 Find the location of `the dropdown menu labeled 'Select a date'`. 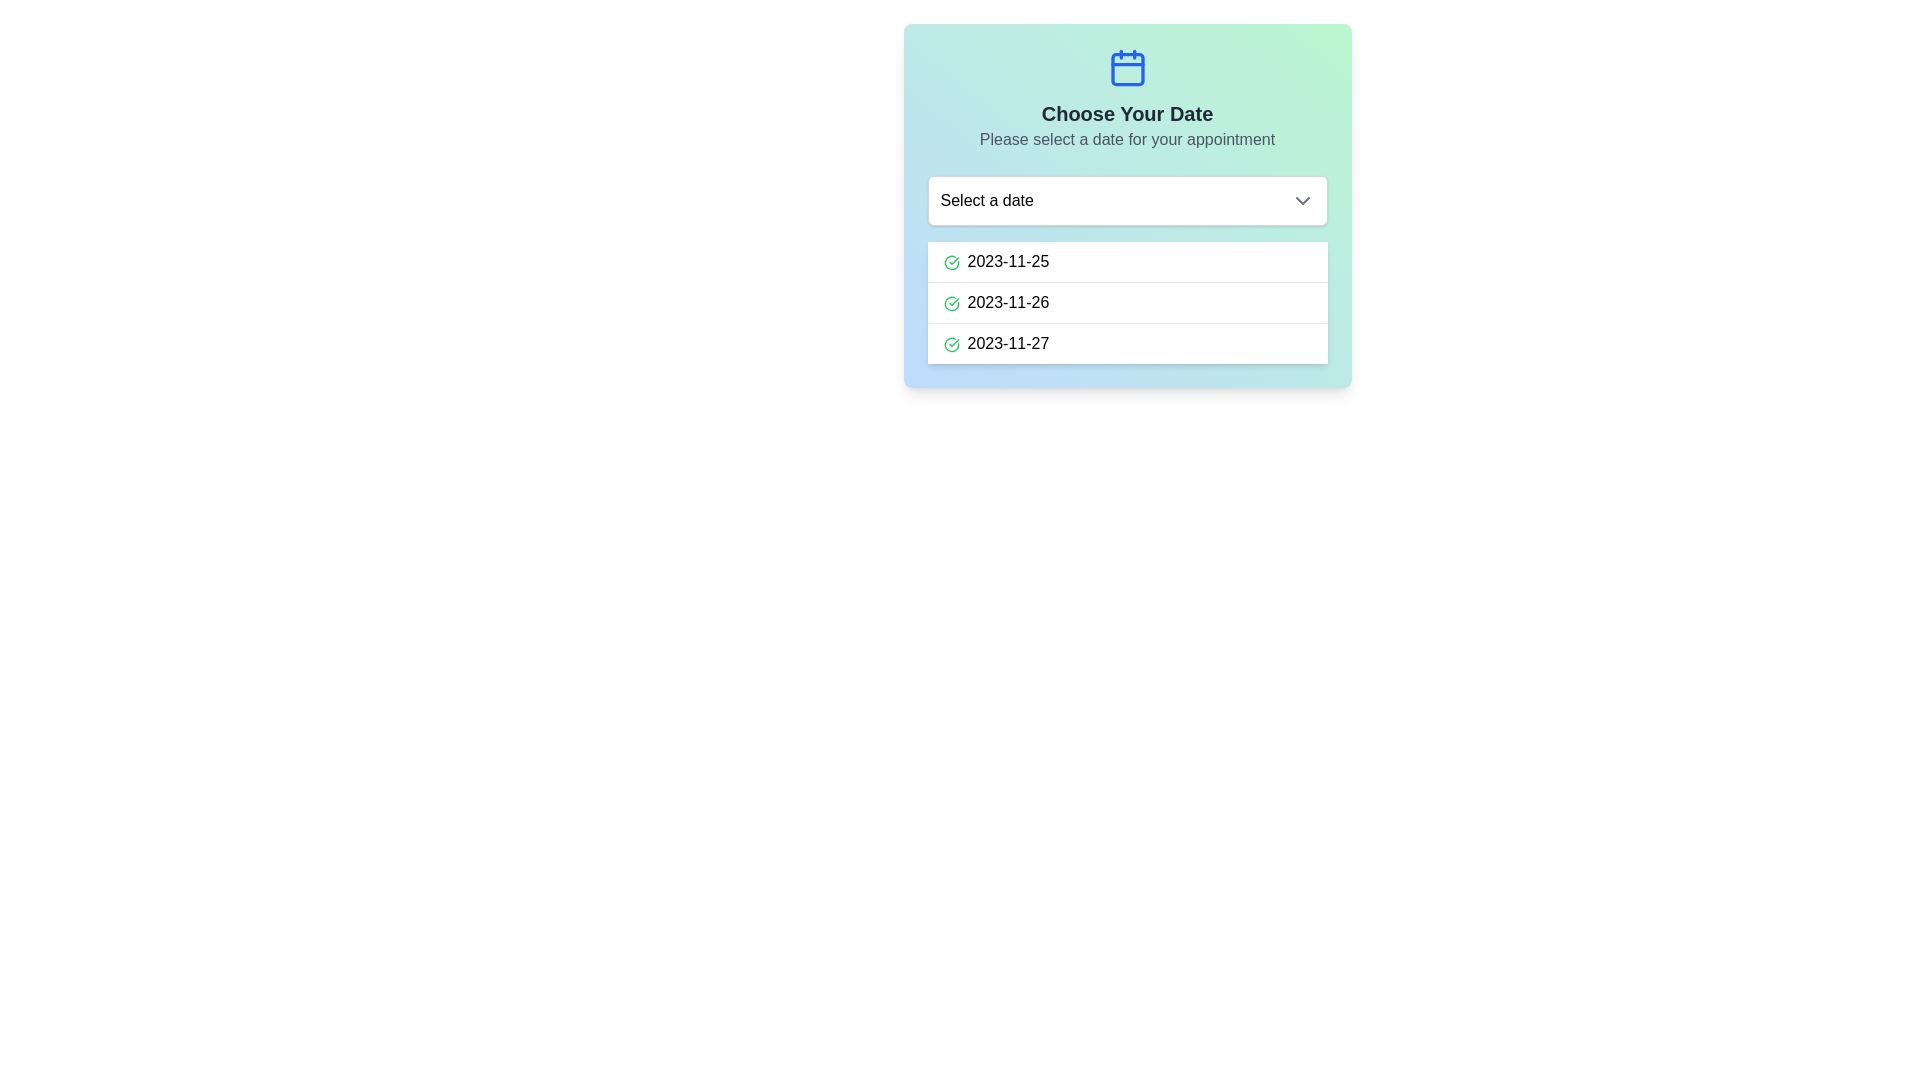

the dropdown menu labeled 'Select a date' is located at coordinates (1127, 200).